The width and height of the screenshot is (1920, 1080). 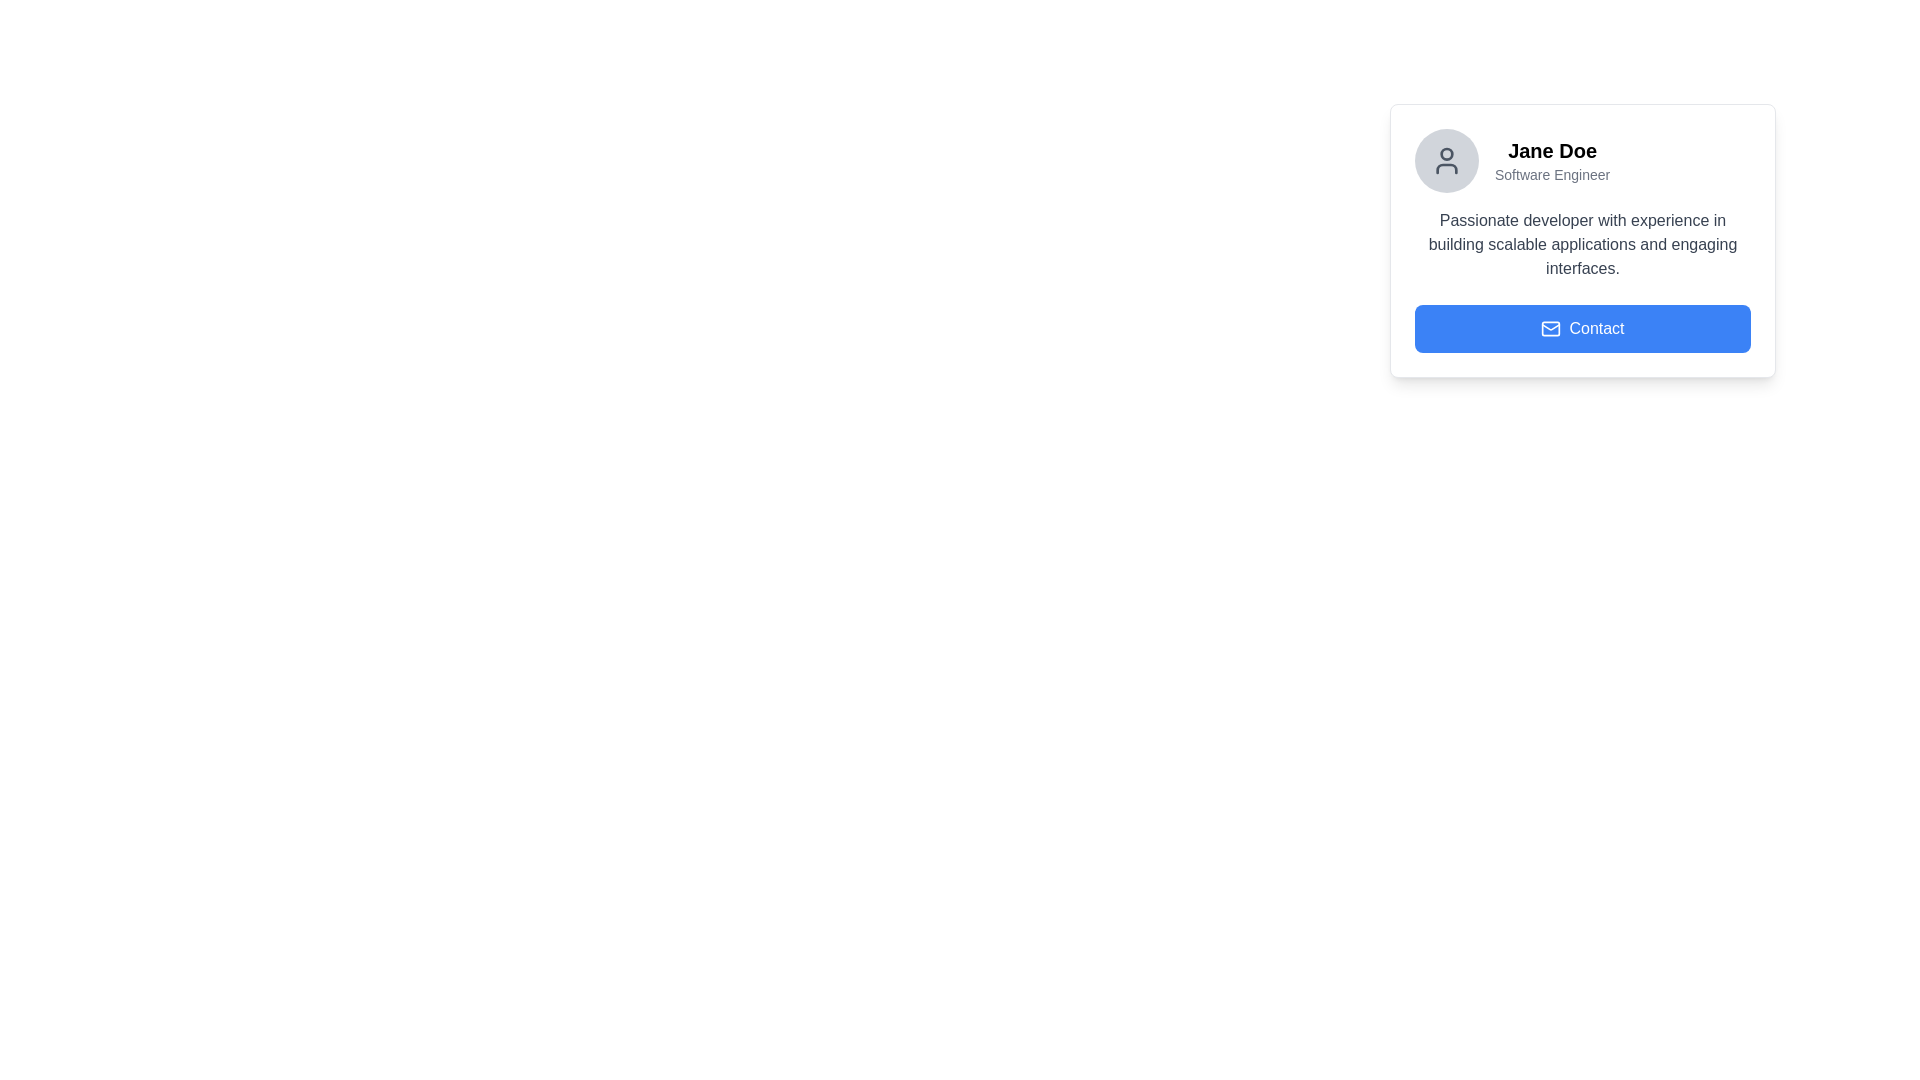 I want to click on the mail icon, which symbolizes an envelope and is located to the left of the 'Contact' text on a blue button at the bottom of the profile card, so click(x=1550, y=327).